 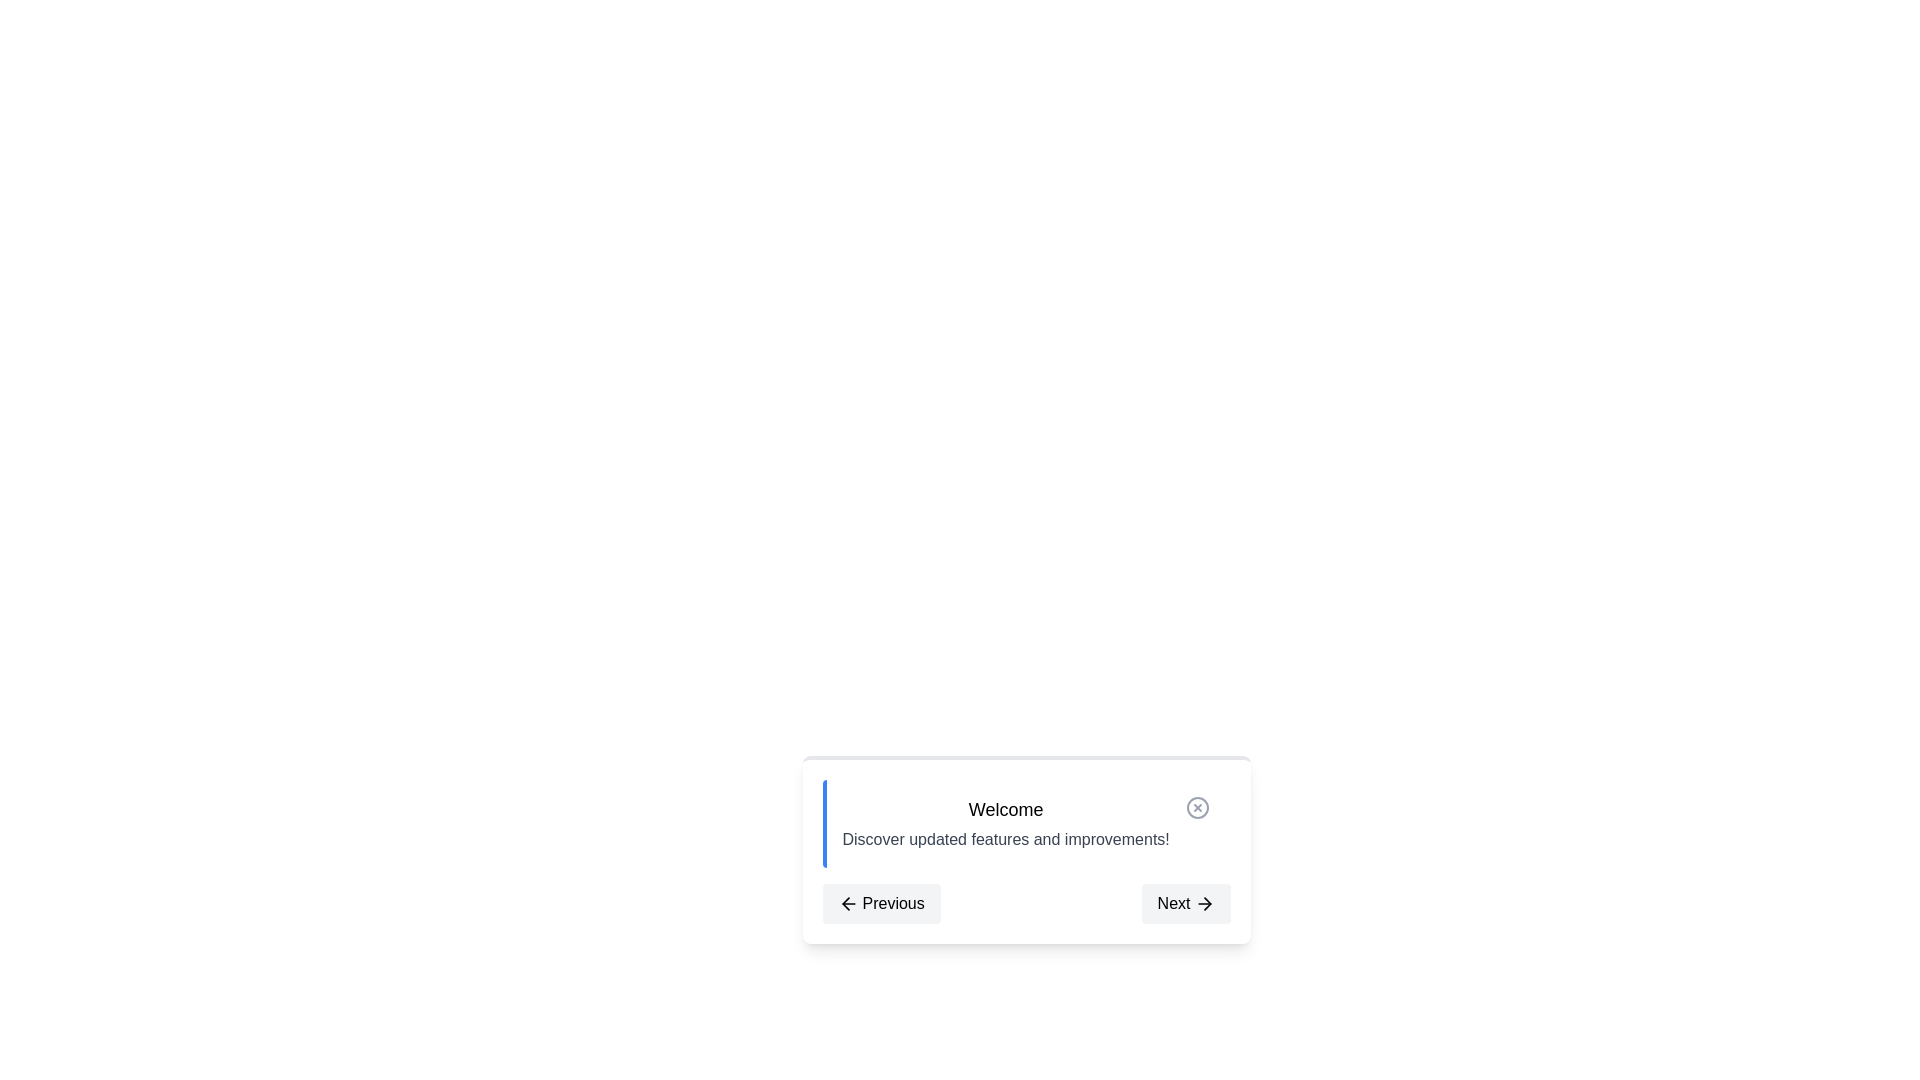 What do you see at coordinates (848, 903) in the screenshot?
I see `the leftward arrow icon within the 'Previous' button located at the bottom-left side of the modal pop-up` at bounding box center [848, 903].